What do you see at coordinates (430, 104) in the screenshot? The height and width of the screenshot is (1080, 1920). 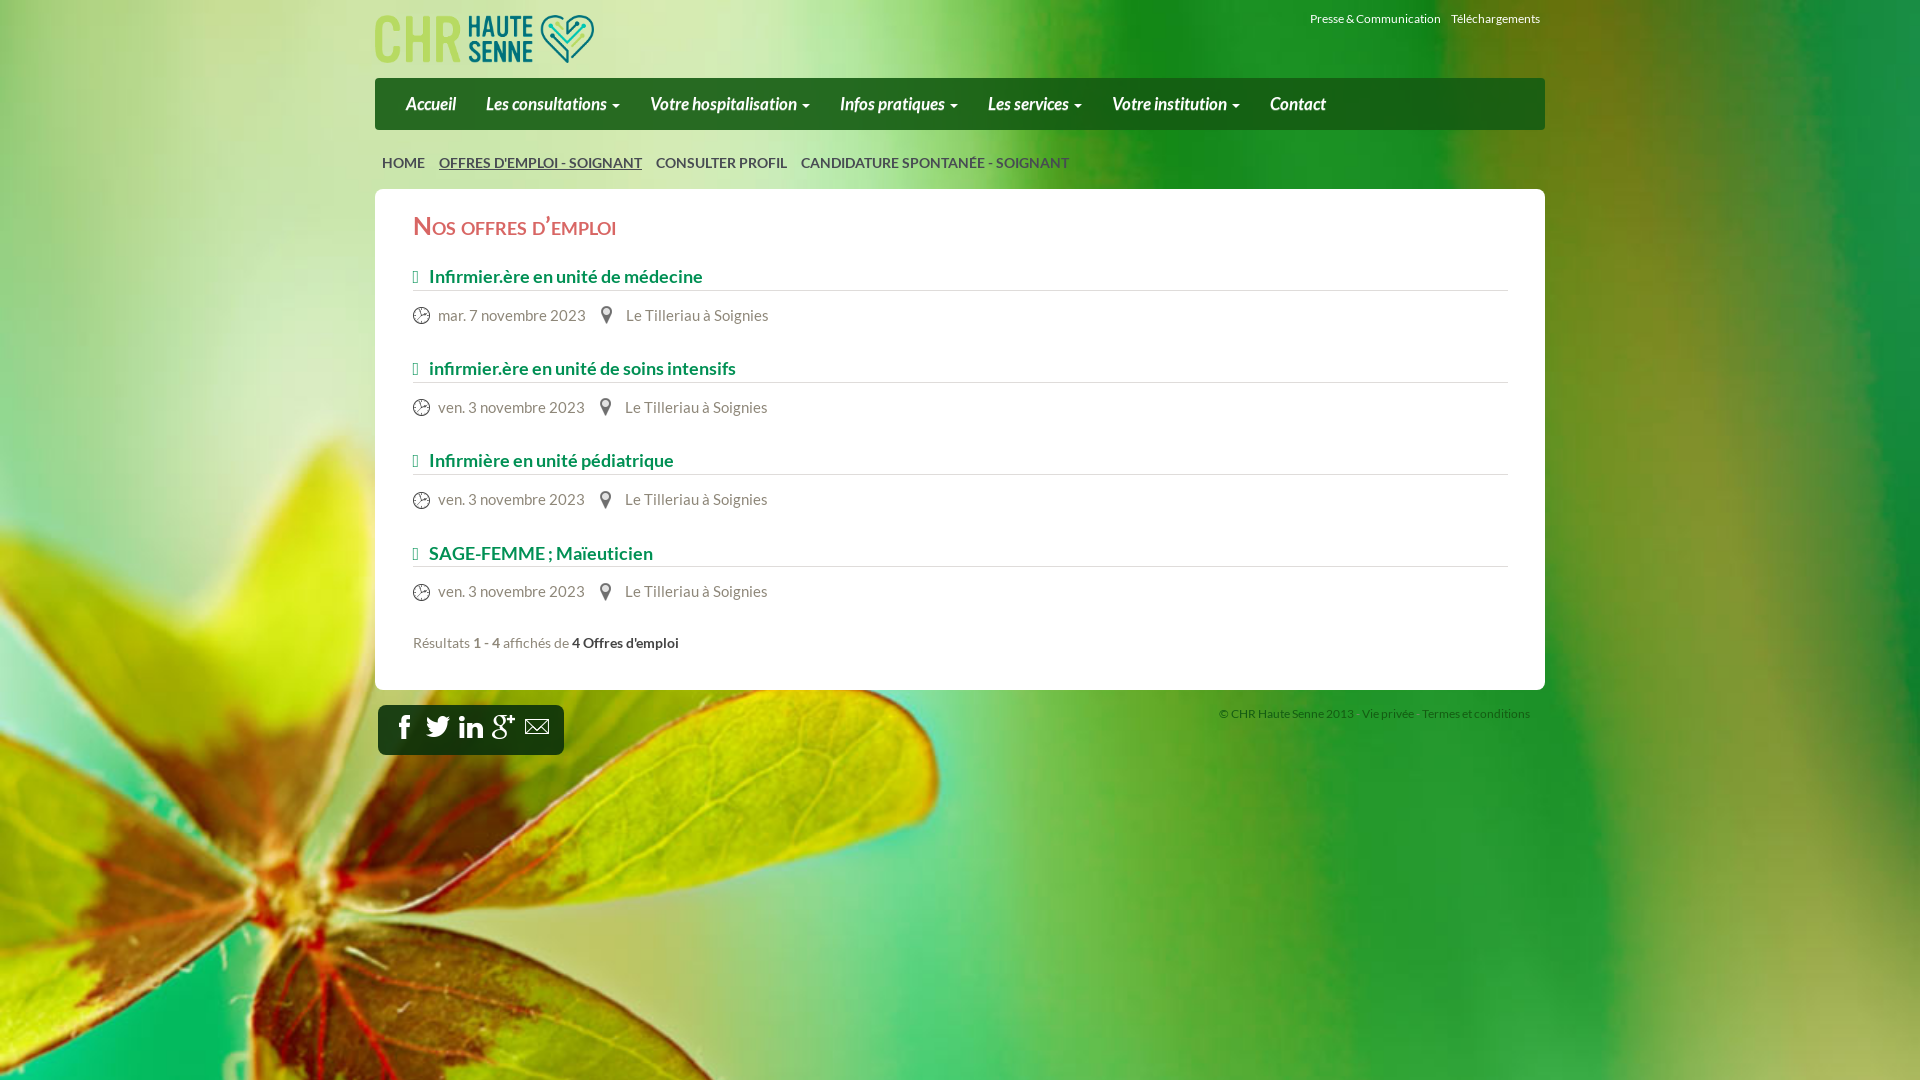 I see `'Accueil'` at bounding box center [430, 104].